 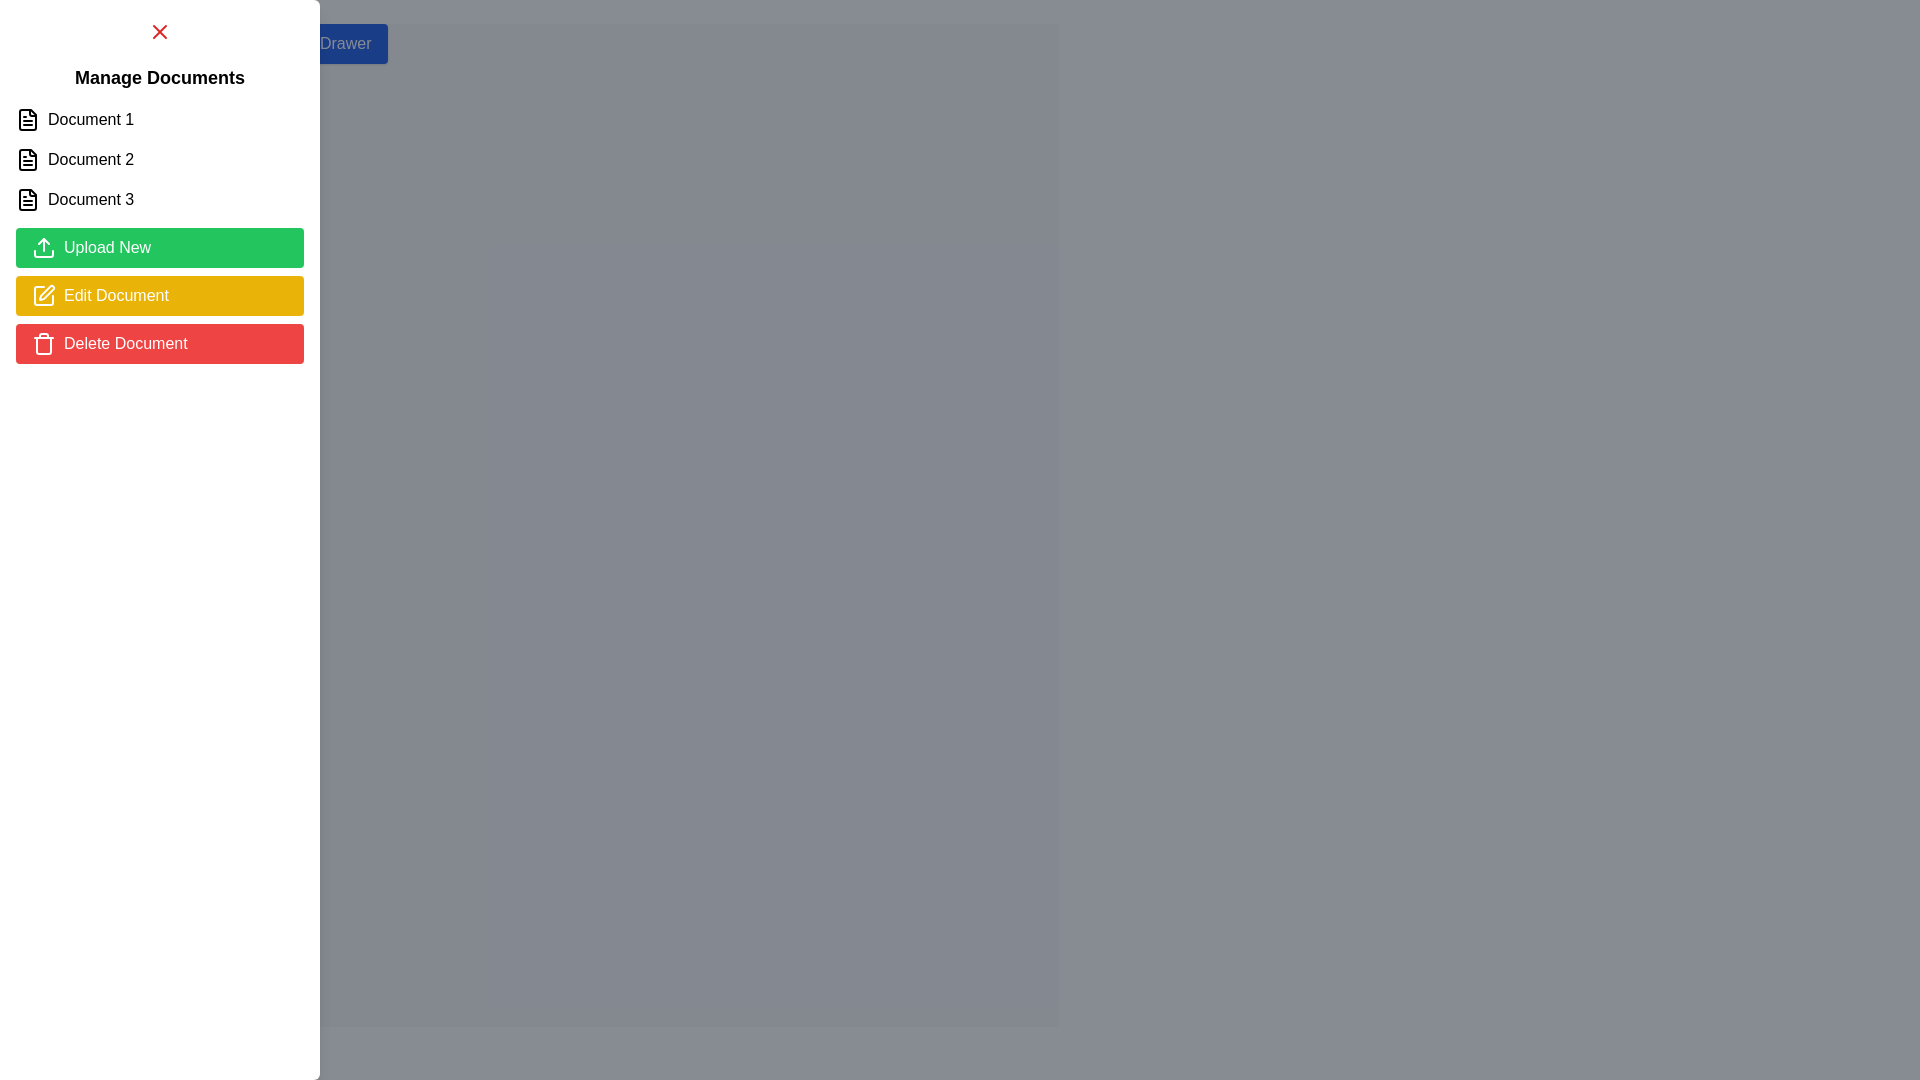 What do you see at coordinates (158, 31) in the screenshot?
I see `the red outlined 'X' icon button located at the top-left corner of the interface` at bounding box center [158, 31].